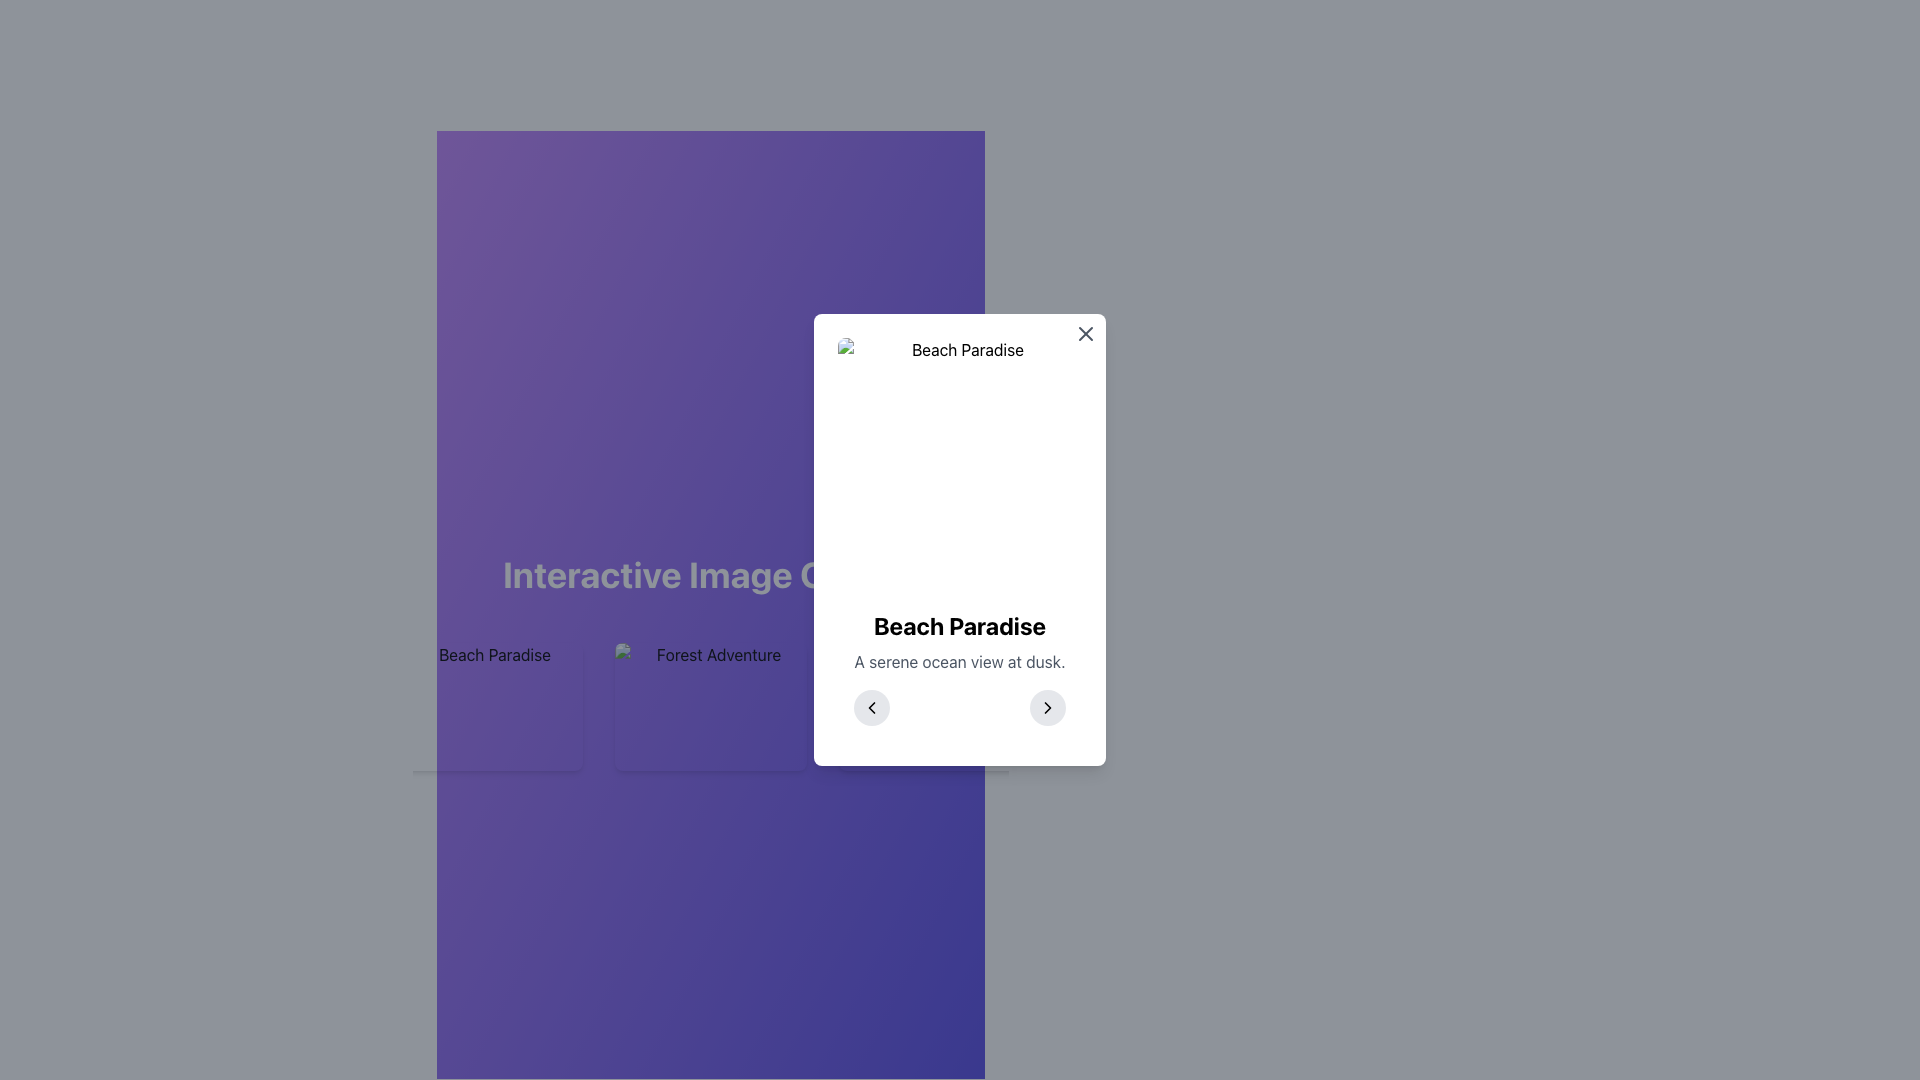  Describe the element at coordinates (710, 705) in the screenshot. I see `the image thumbnail labeled 'Forest Adventure', which is the middle thumbnail of three equally spaced horizontally arranged thumbnails within a card-like layout` at that location.